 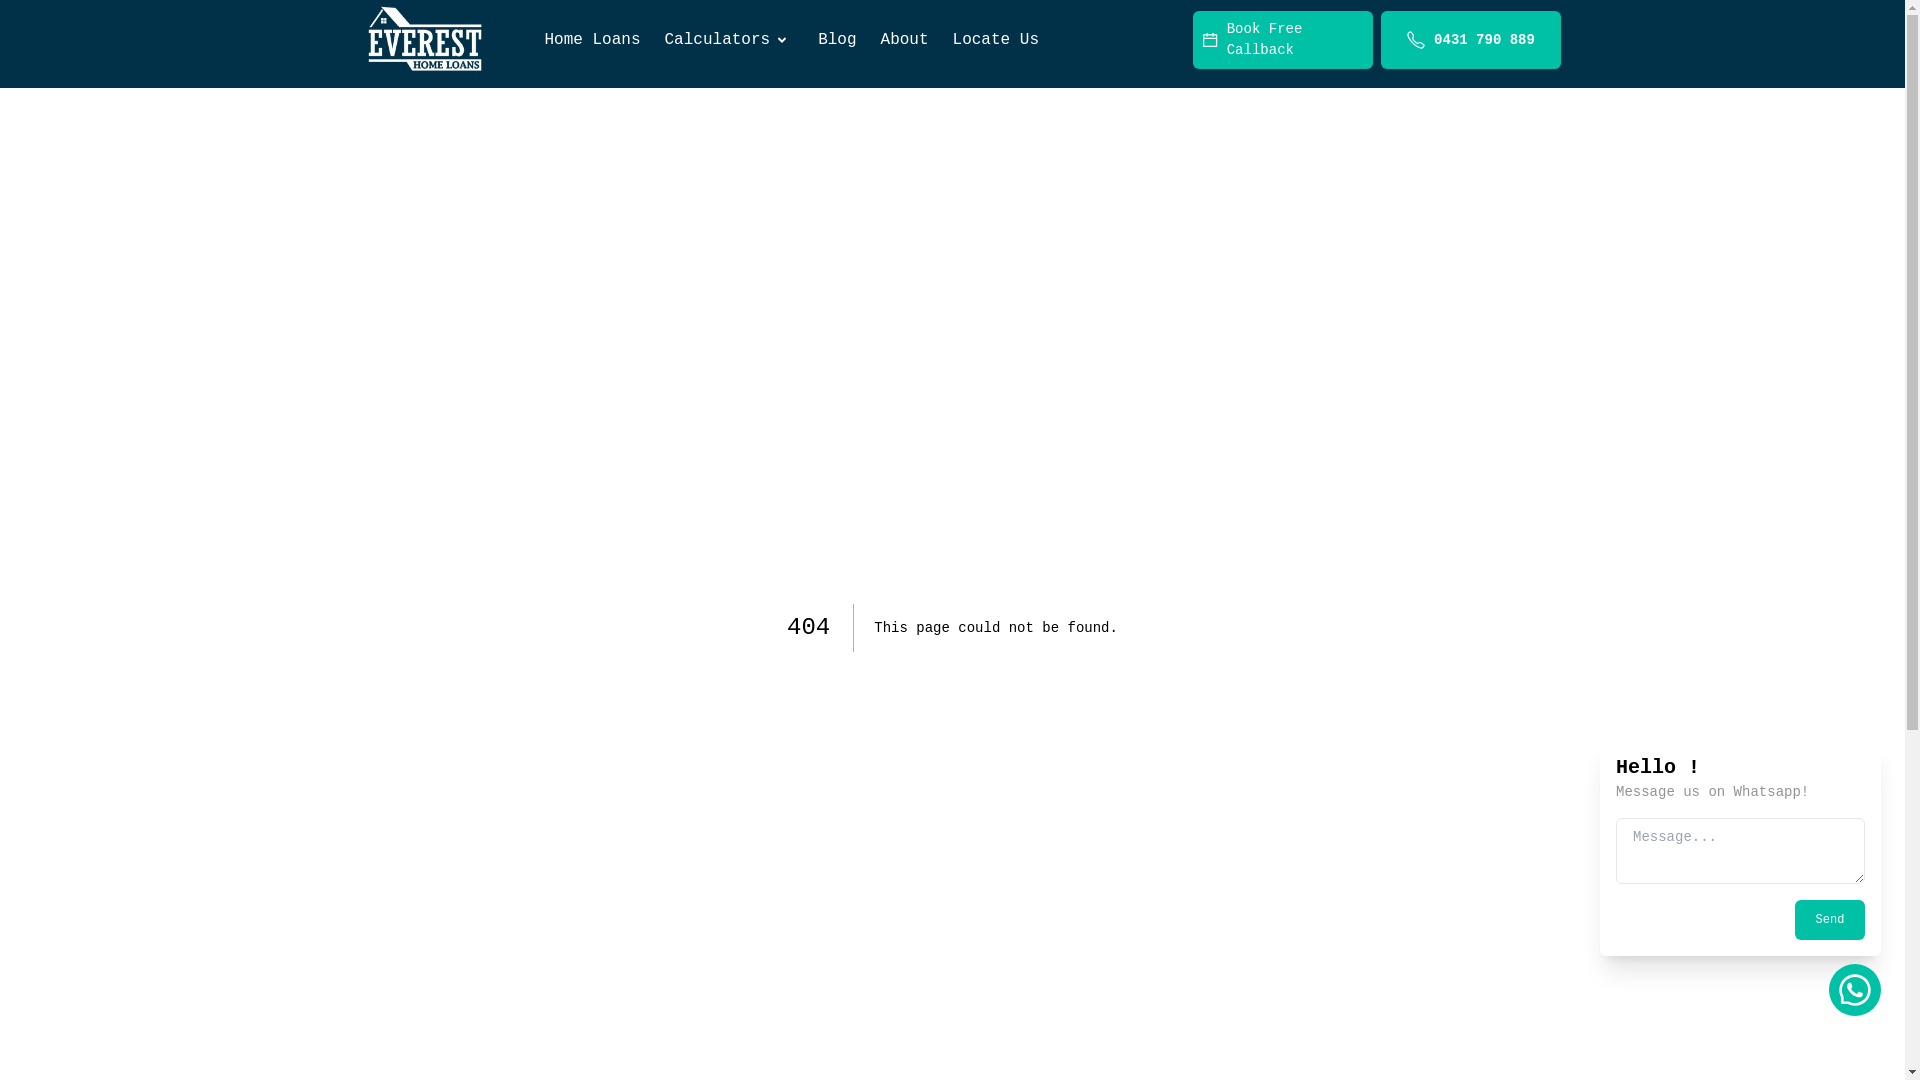 What do you see at coordinates (1469, 39) in the screenshot?
I see `'0431 790 889'` at bounding box center [1469, 39].